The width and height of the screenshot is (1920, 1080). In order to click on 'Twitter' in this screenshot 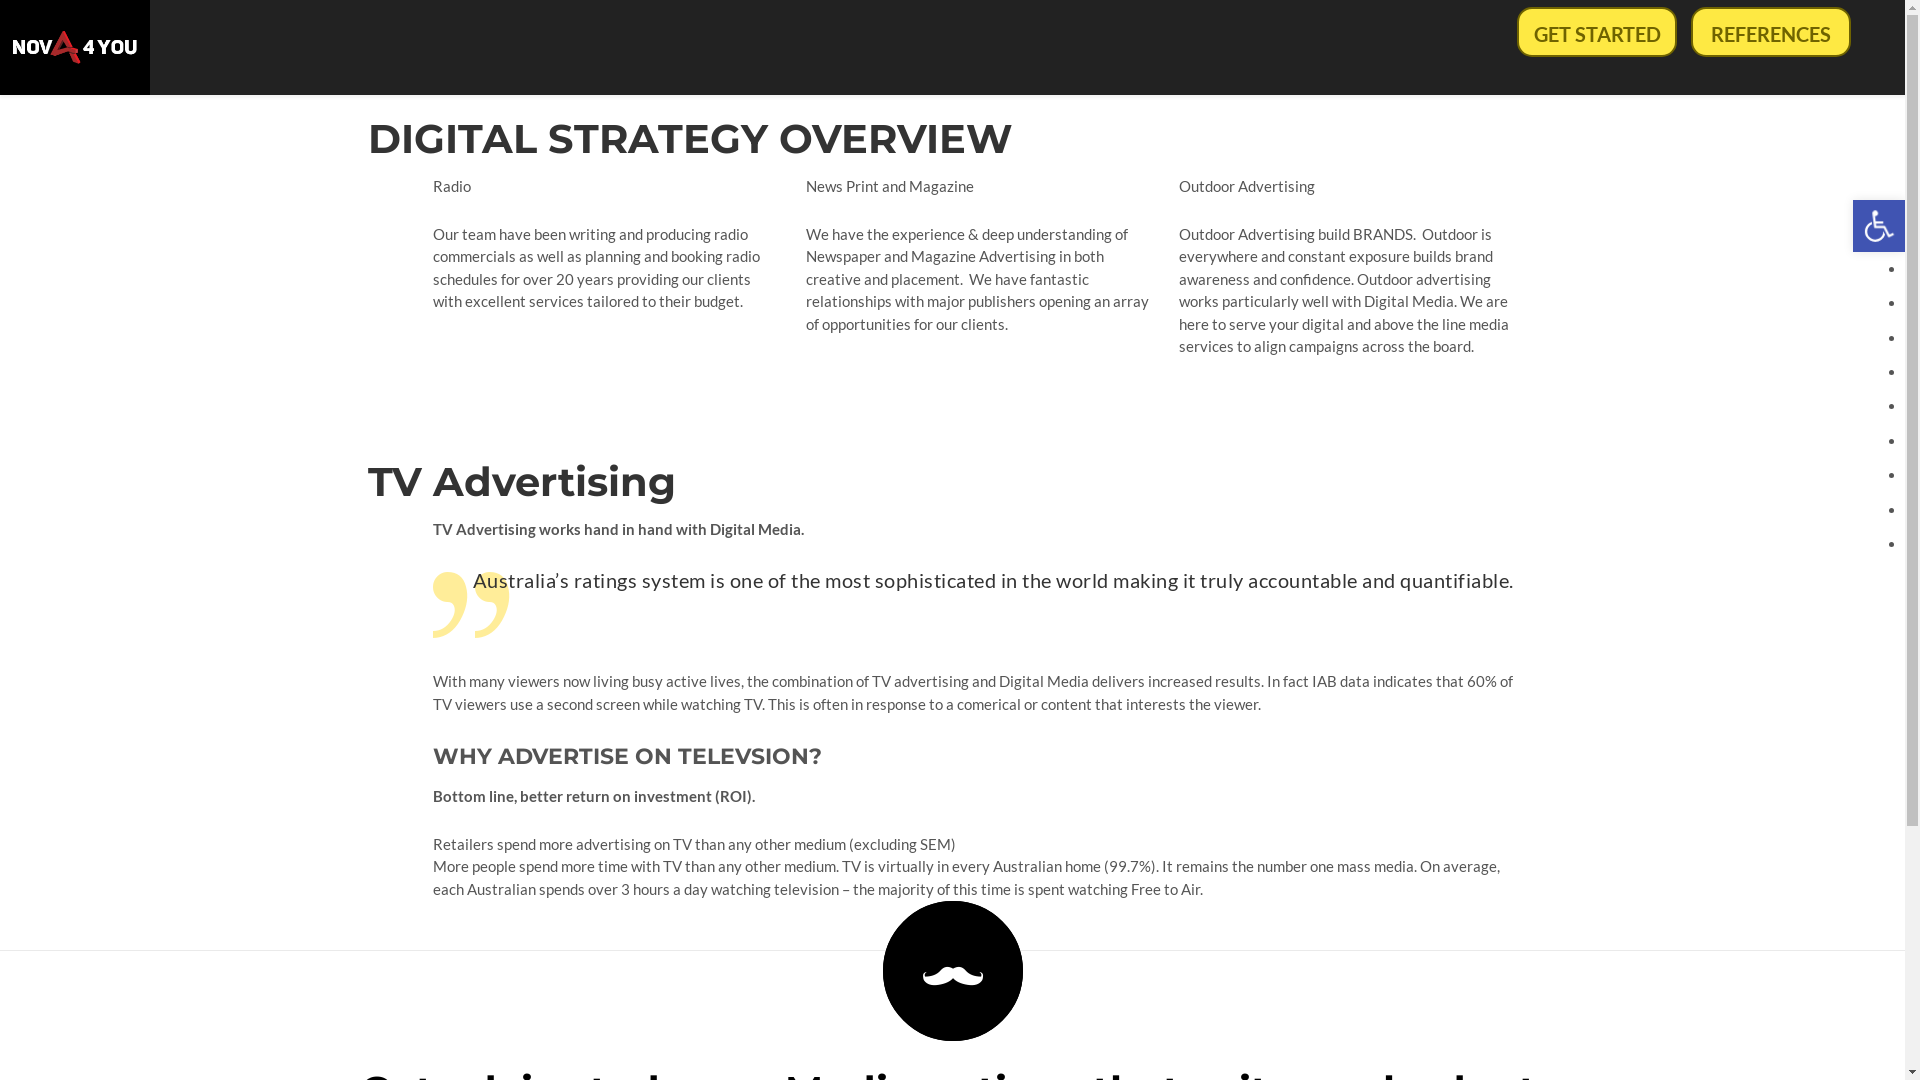, I will do `click(1523, 1015)`.